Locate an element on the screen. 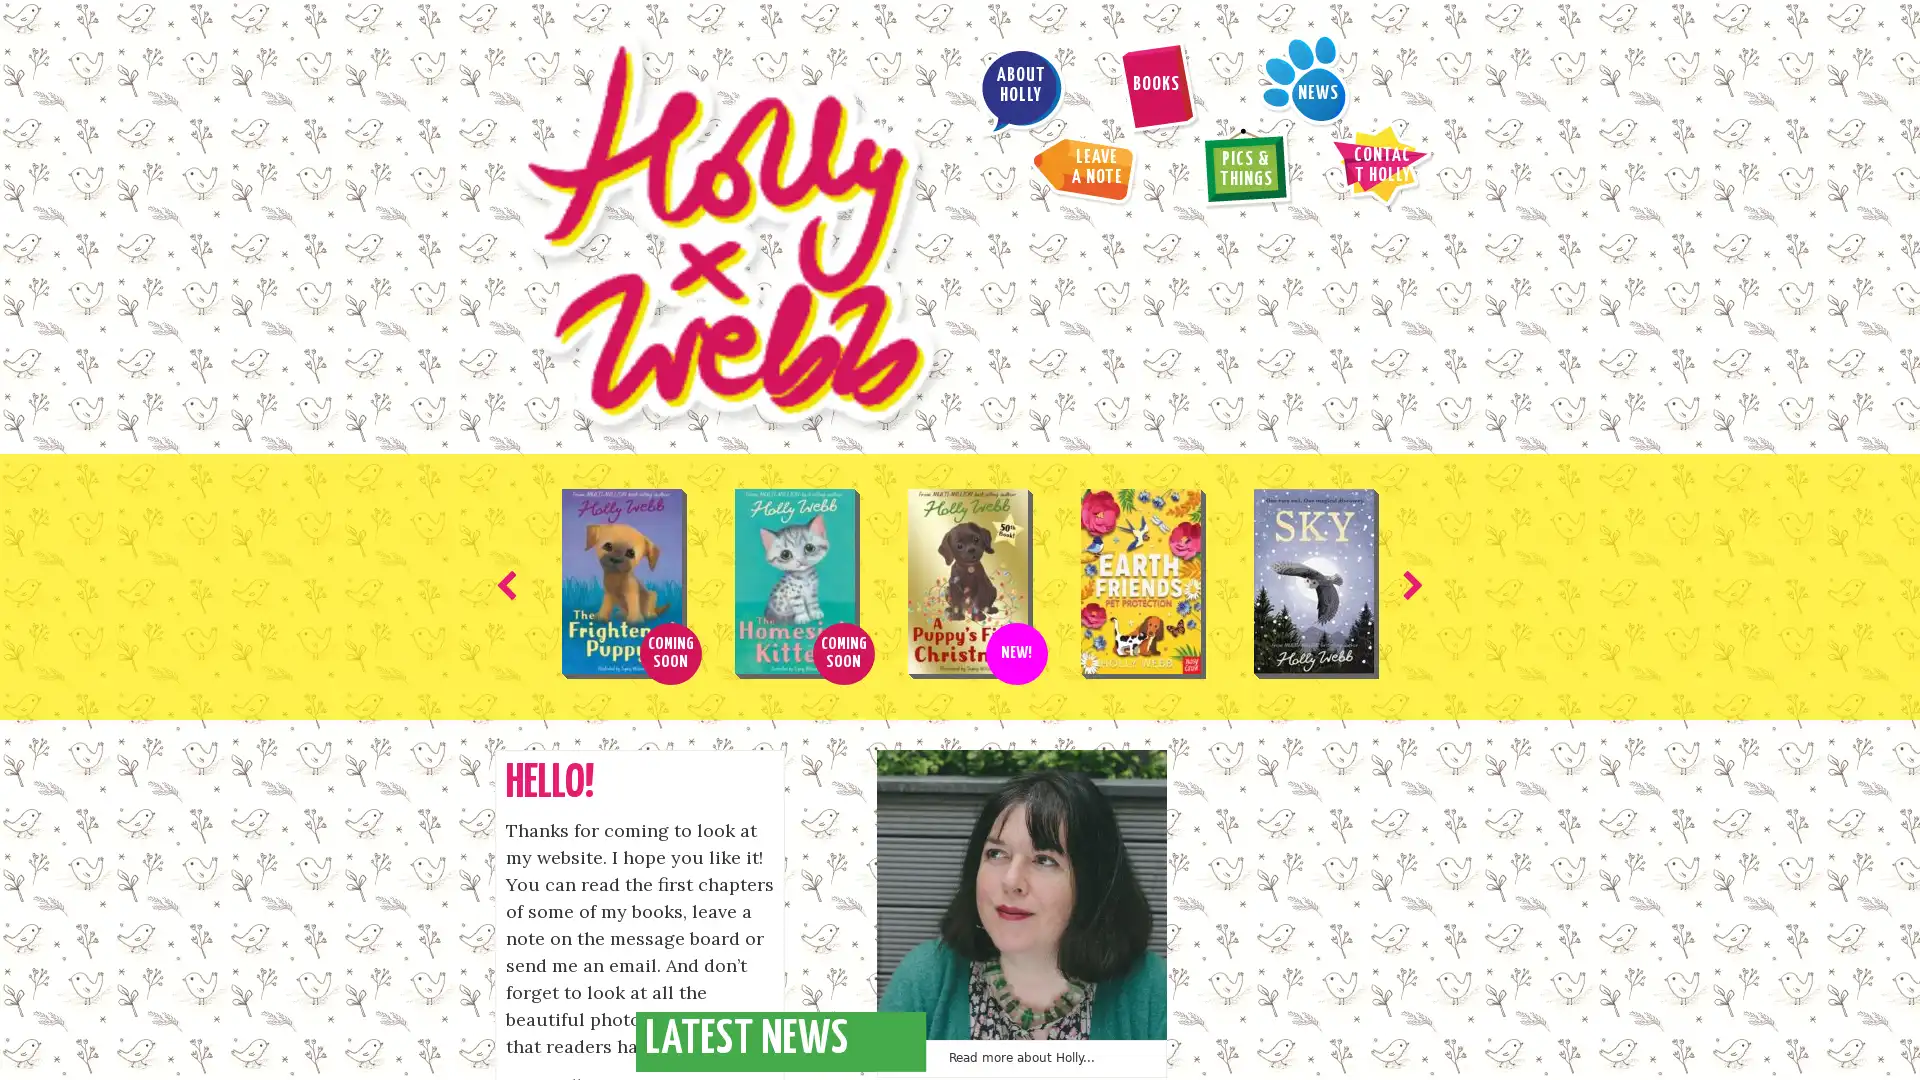  Next is located at coordinates (1075, 1014).